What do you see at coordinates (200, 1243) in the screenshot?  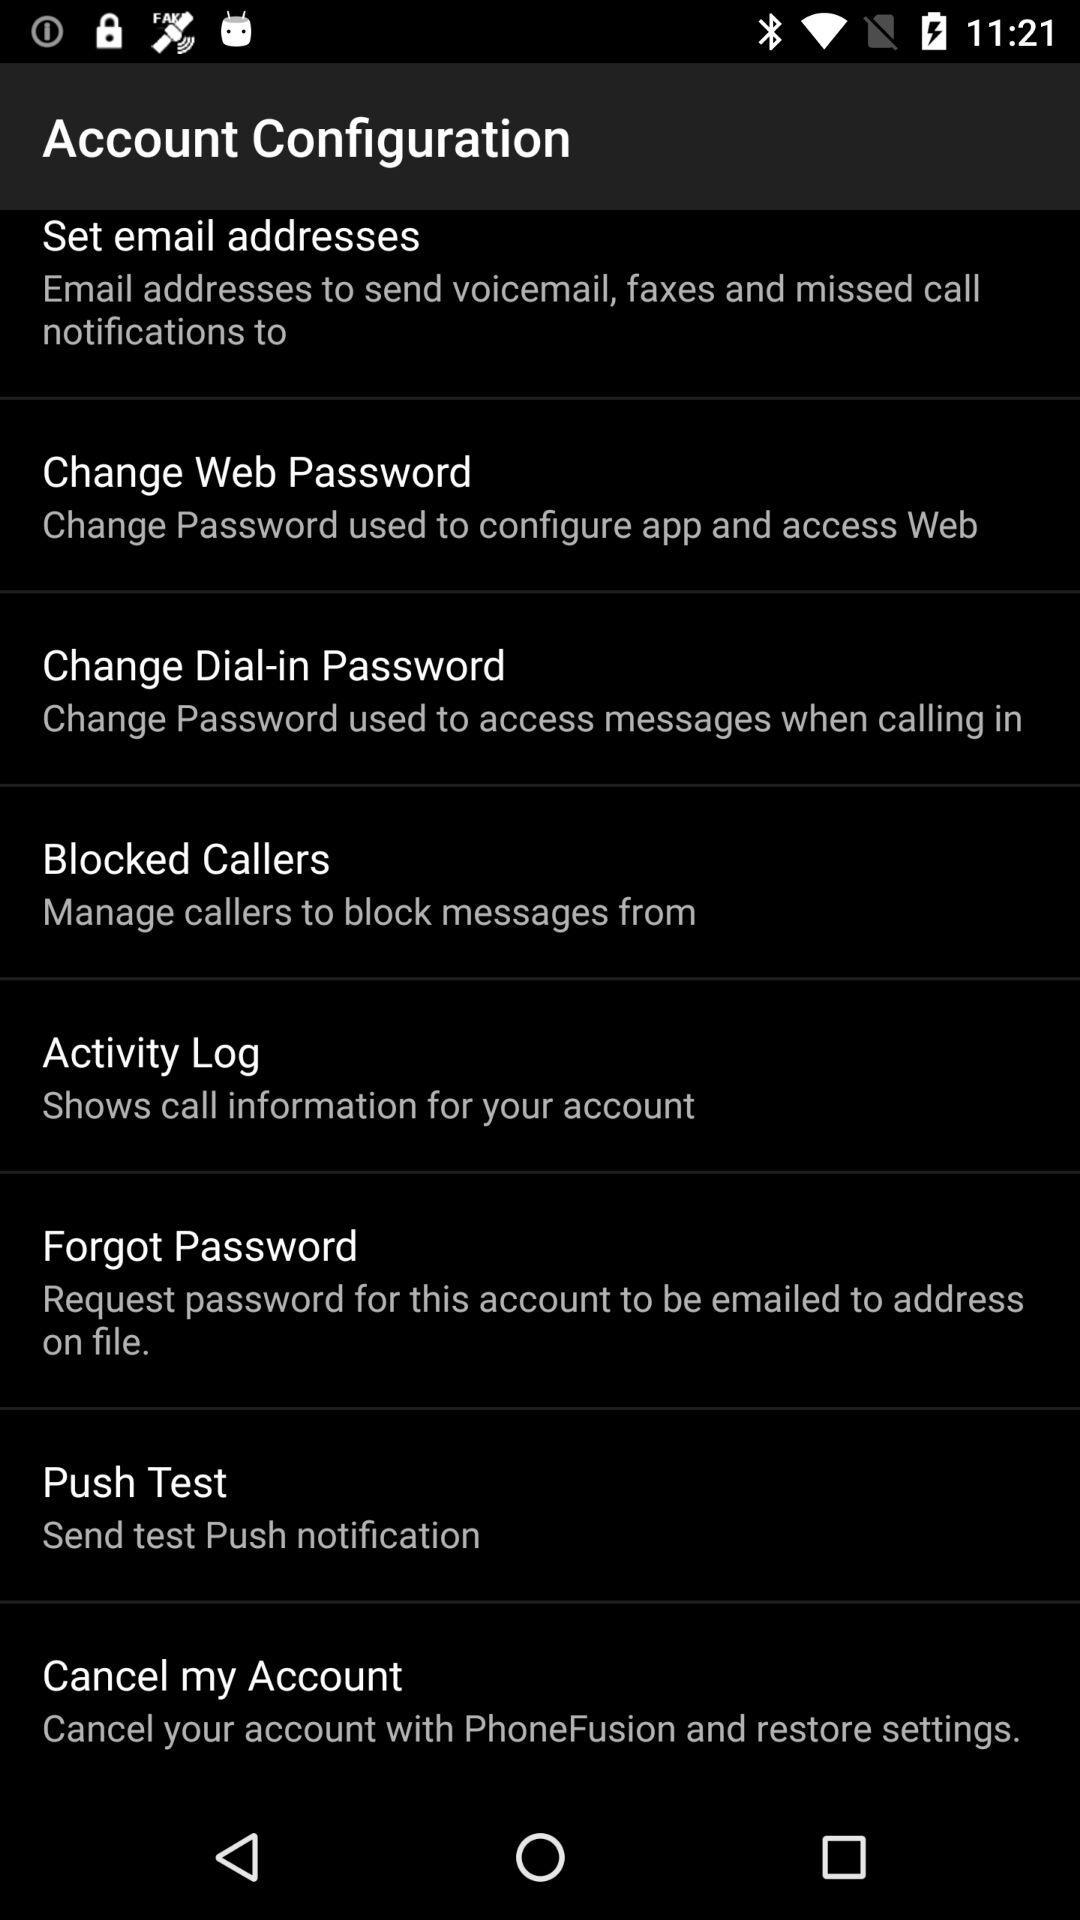 I see `forgot password icon` at bounding box center [200, 1243].